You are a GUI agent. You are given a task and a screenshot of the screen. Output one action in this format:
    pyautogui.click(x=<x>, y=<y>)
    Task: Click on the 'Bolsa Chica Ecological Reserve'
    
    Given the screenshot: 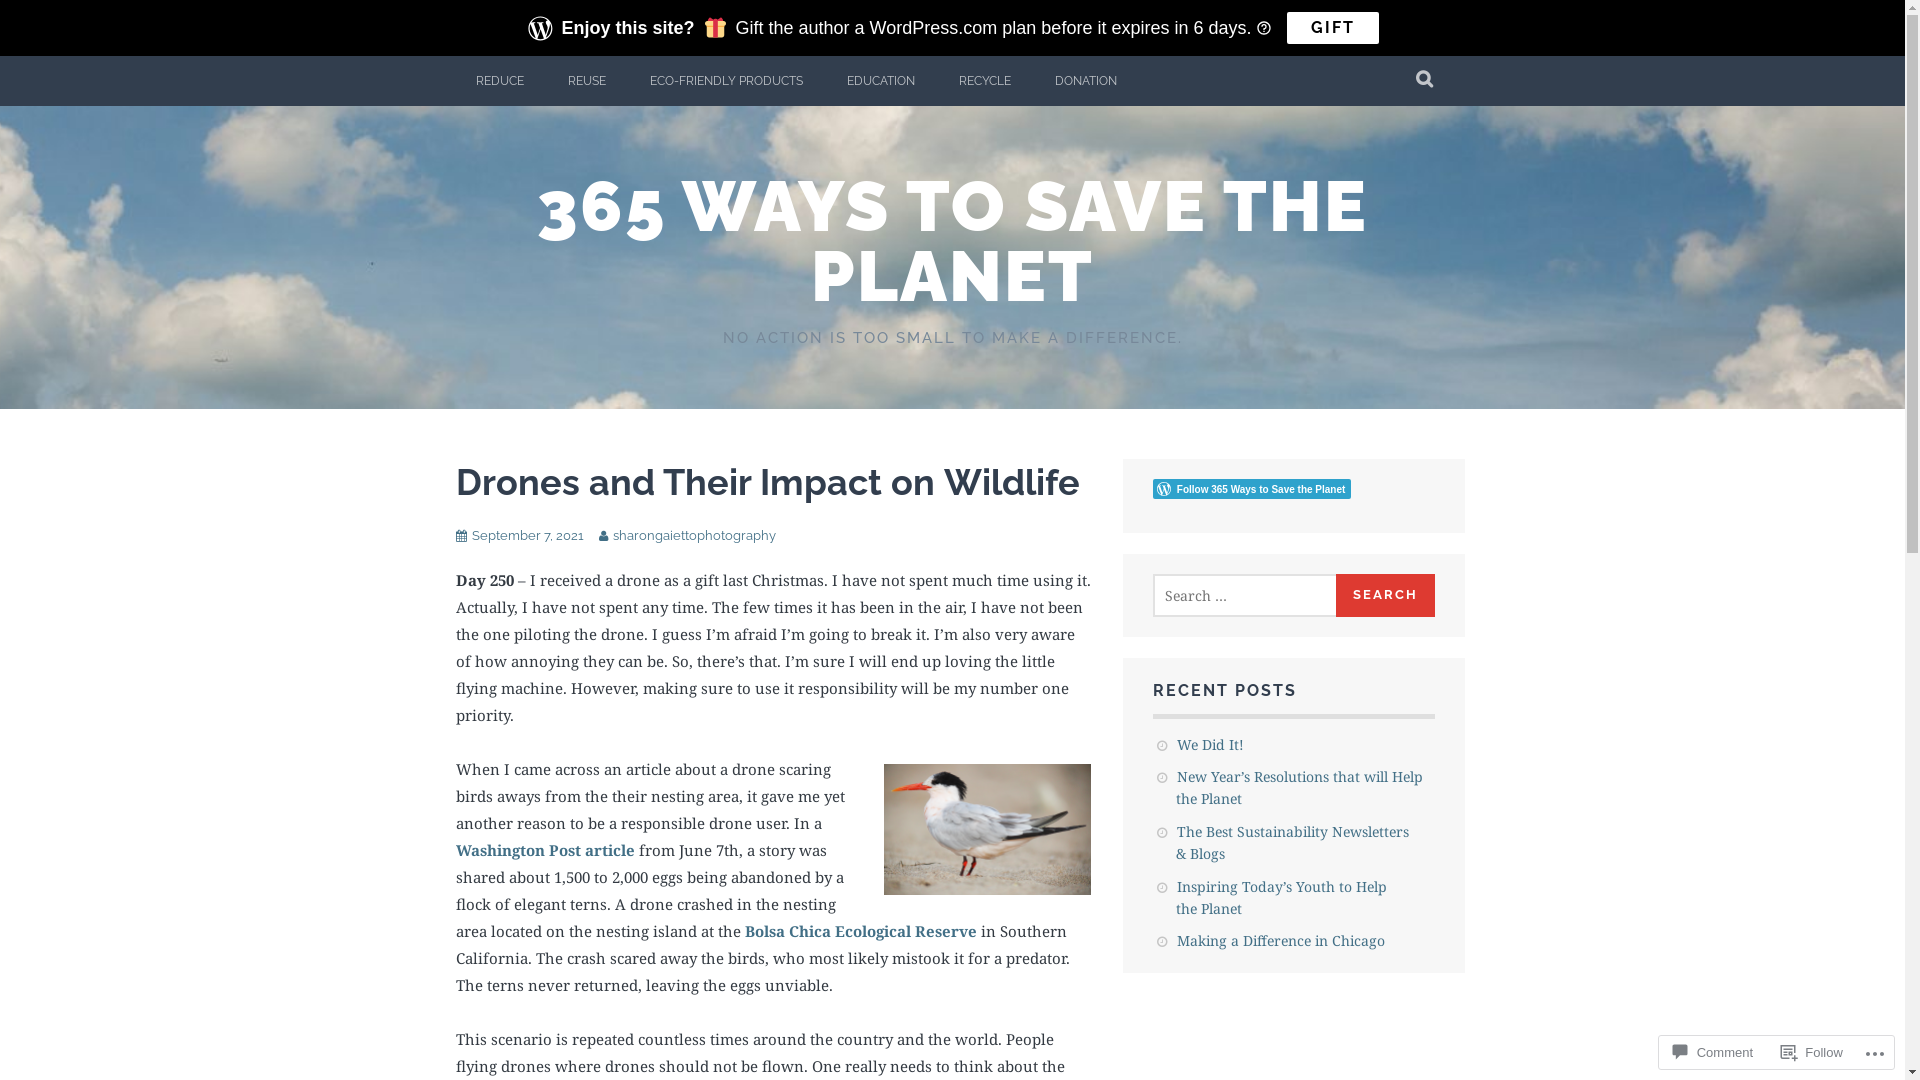 What is the action you would take?
    pyautogui.click(x=743, y=930)
    